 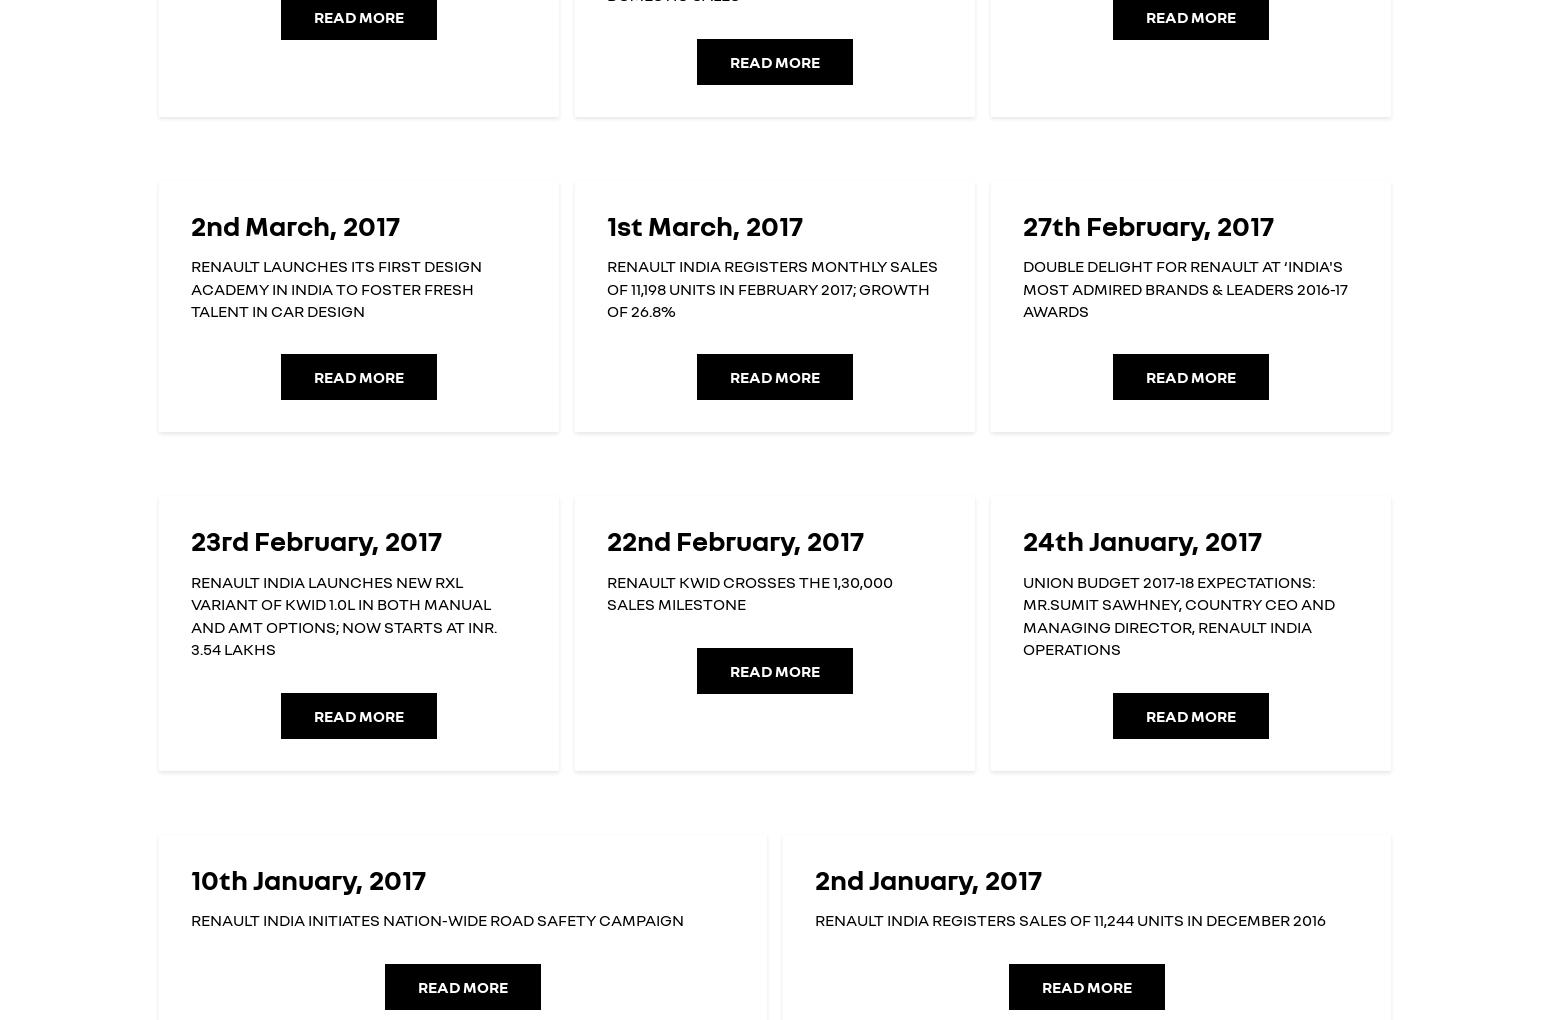 I want to click on '24th January, 2017', so click(x=1141, y=539).